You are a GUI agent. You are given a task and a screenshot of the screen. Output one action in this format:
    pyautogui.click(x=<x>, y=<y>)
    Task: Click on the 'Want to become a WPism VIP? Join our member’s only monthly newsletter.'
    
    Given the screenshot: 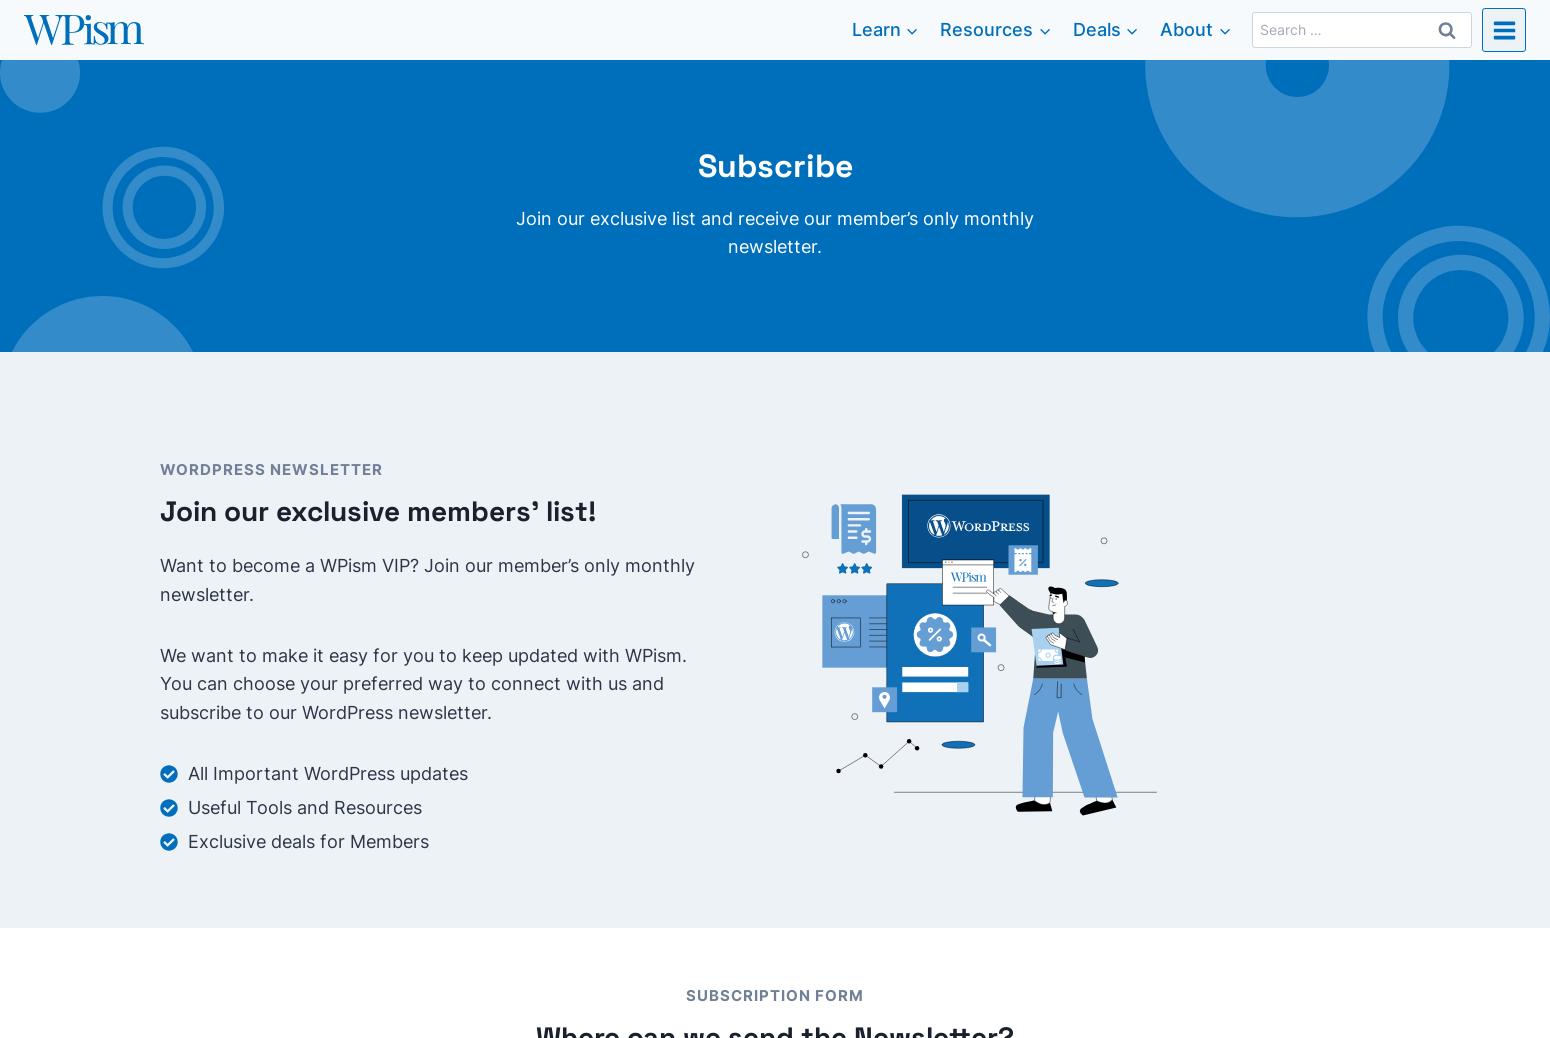 What is the action you would take?
    pyautogui.click(x=427, y=578)
    